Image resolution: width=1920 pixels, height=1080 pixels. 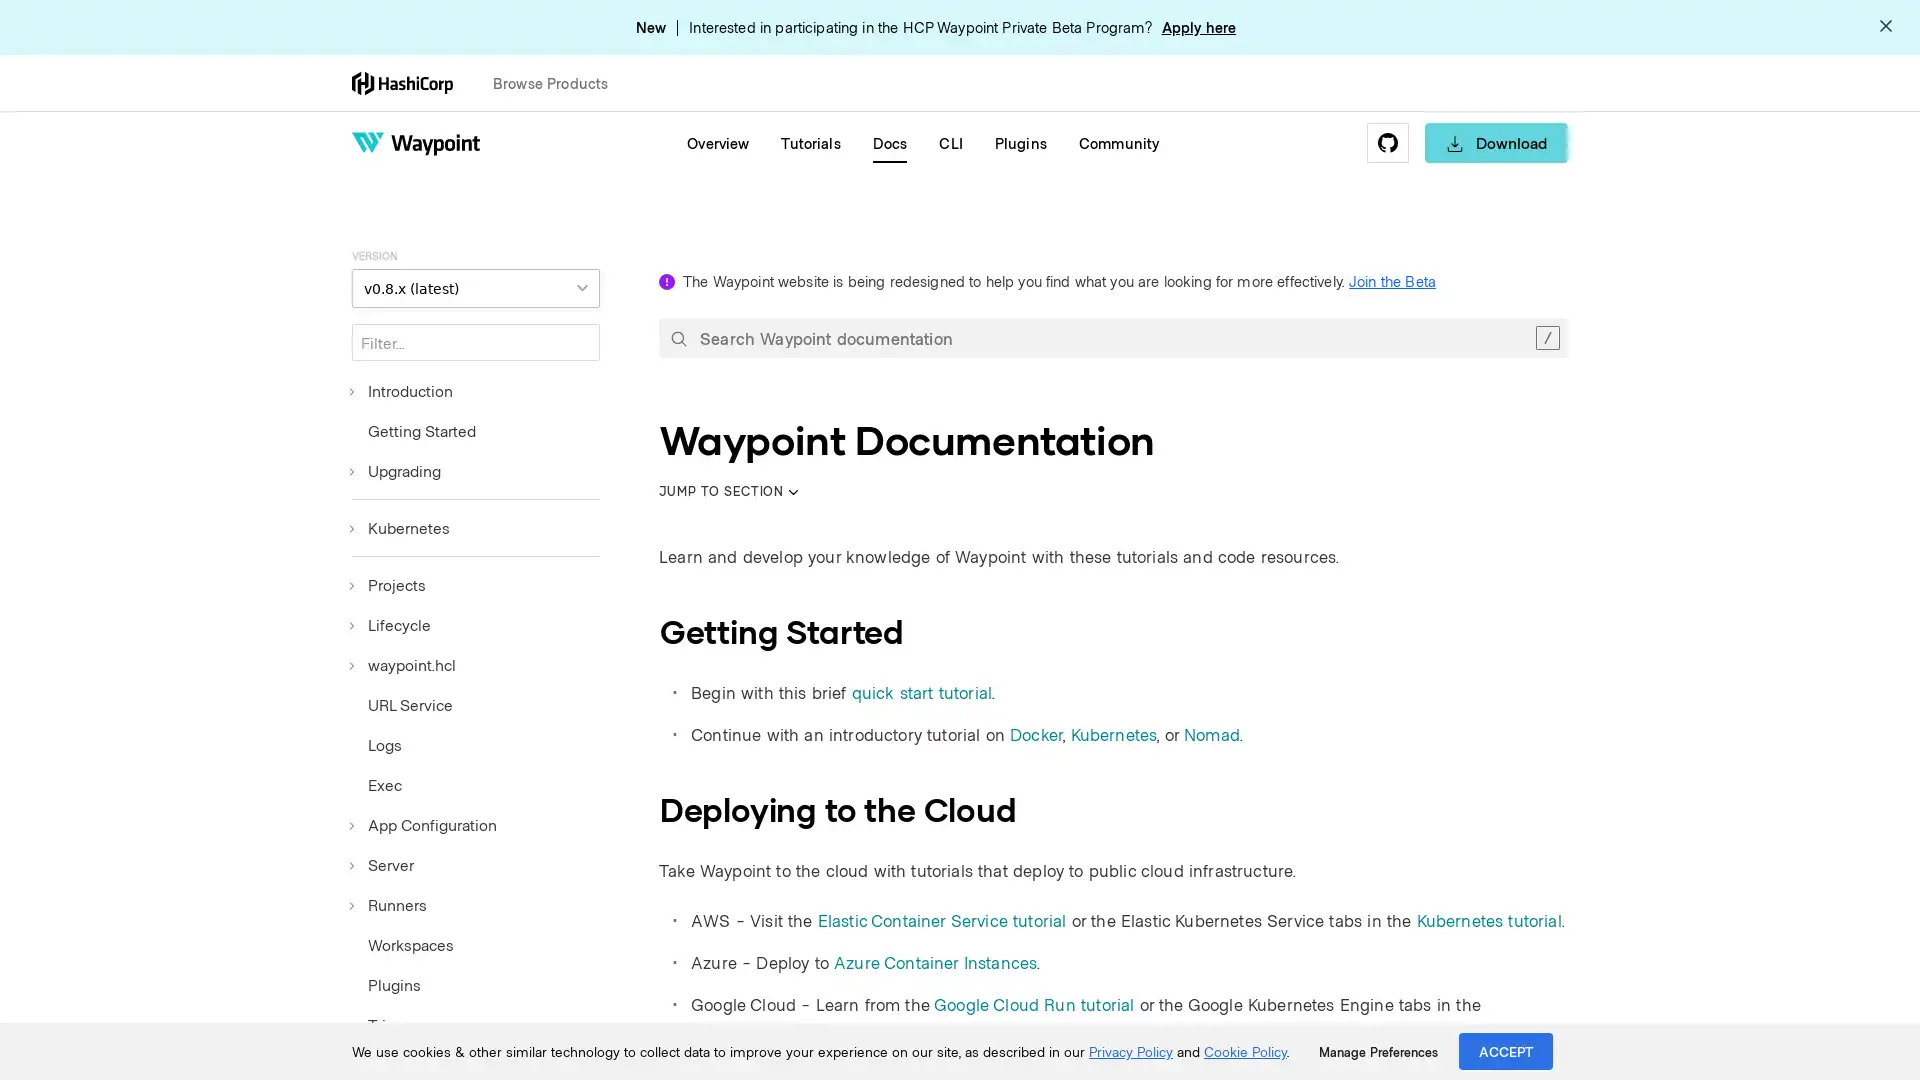 I want to click on Submit your search query., so click(x=678, y=337).